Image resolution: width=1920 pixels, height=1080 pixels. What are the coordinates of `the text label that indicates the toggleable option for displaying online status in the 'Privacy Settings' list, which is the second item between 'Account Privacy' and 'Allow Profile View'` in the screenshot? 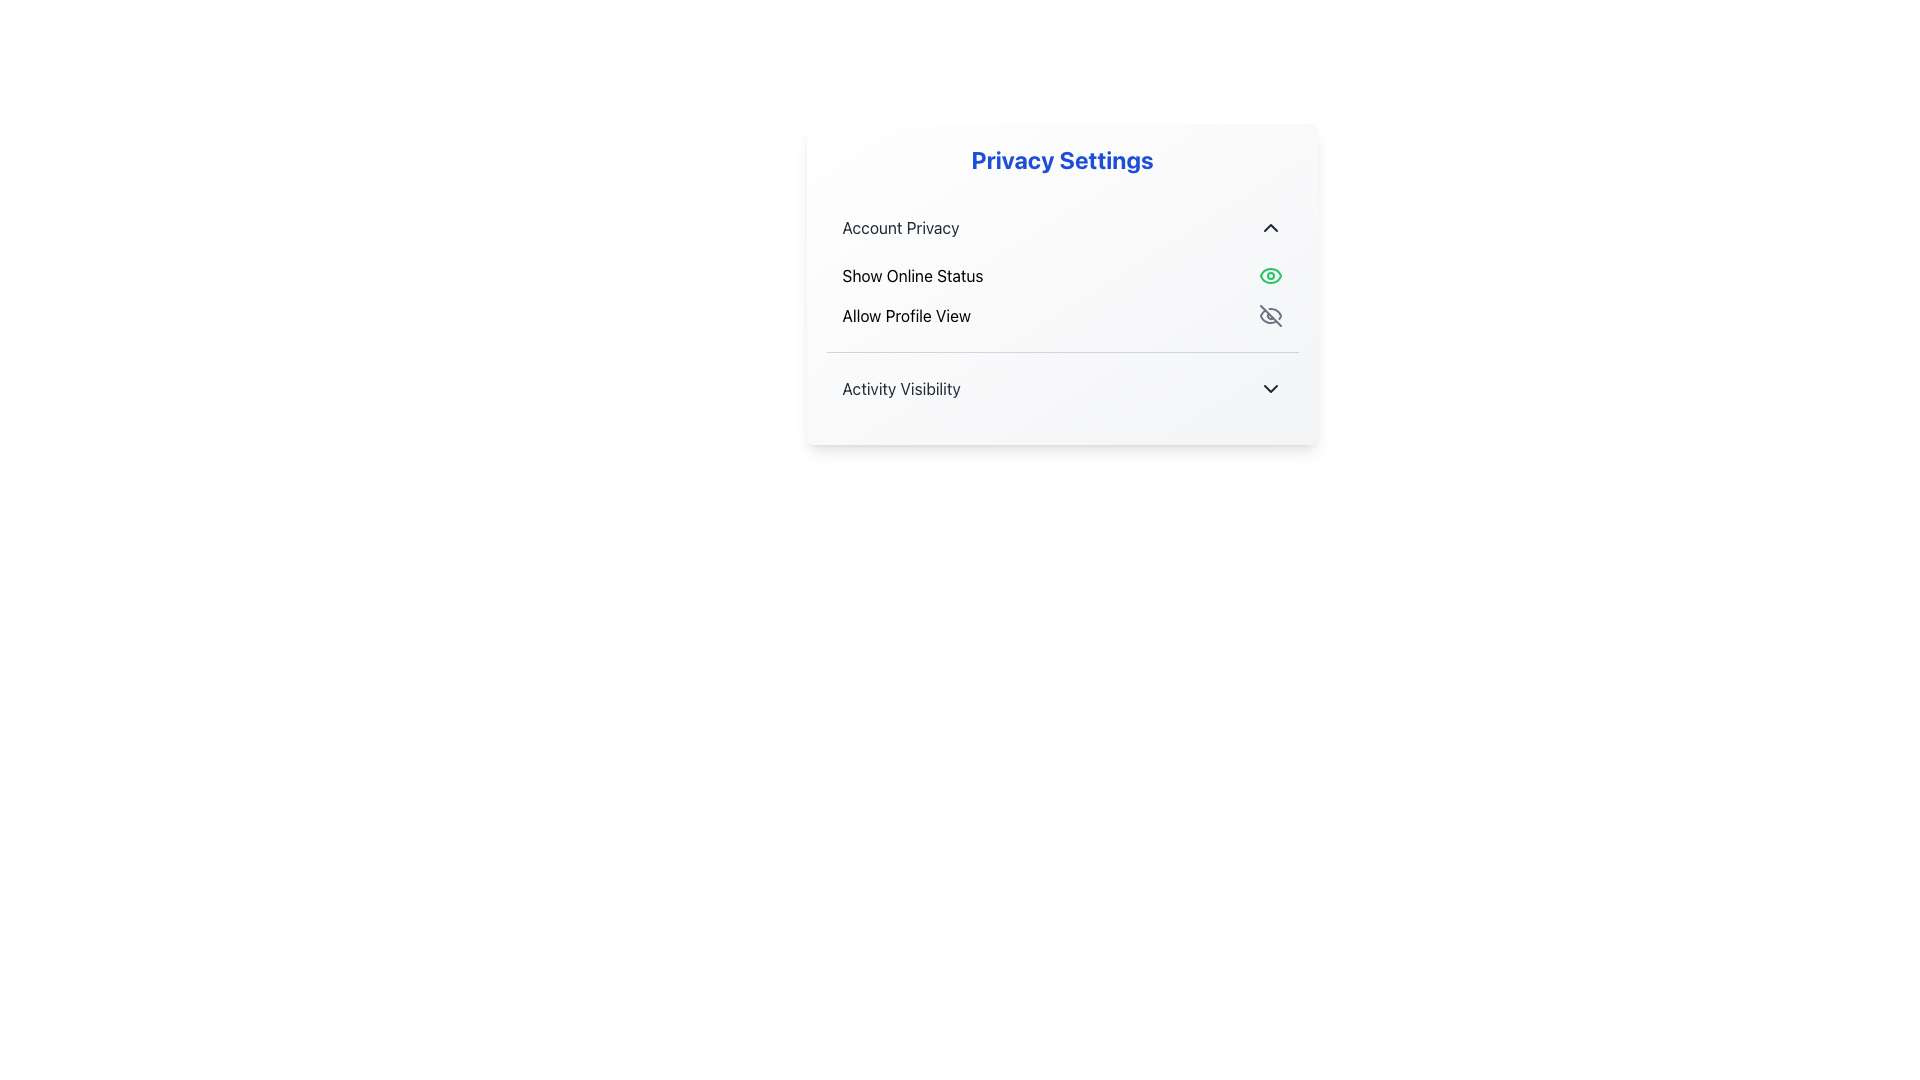 It's located at (911, 276).